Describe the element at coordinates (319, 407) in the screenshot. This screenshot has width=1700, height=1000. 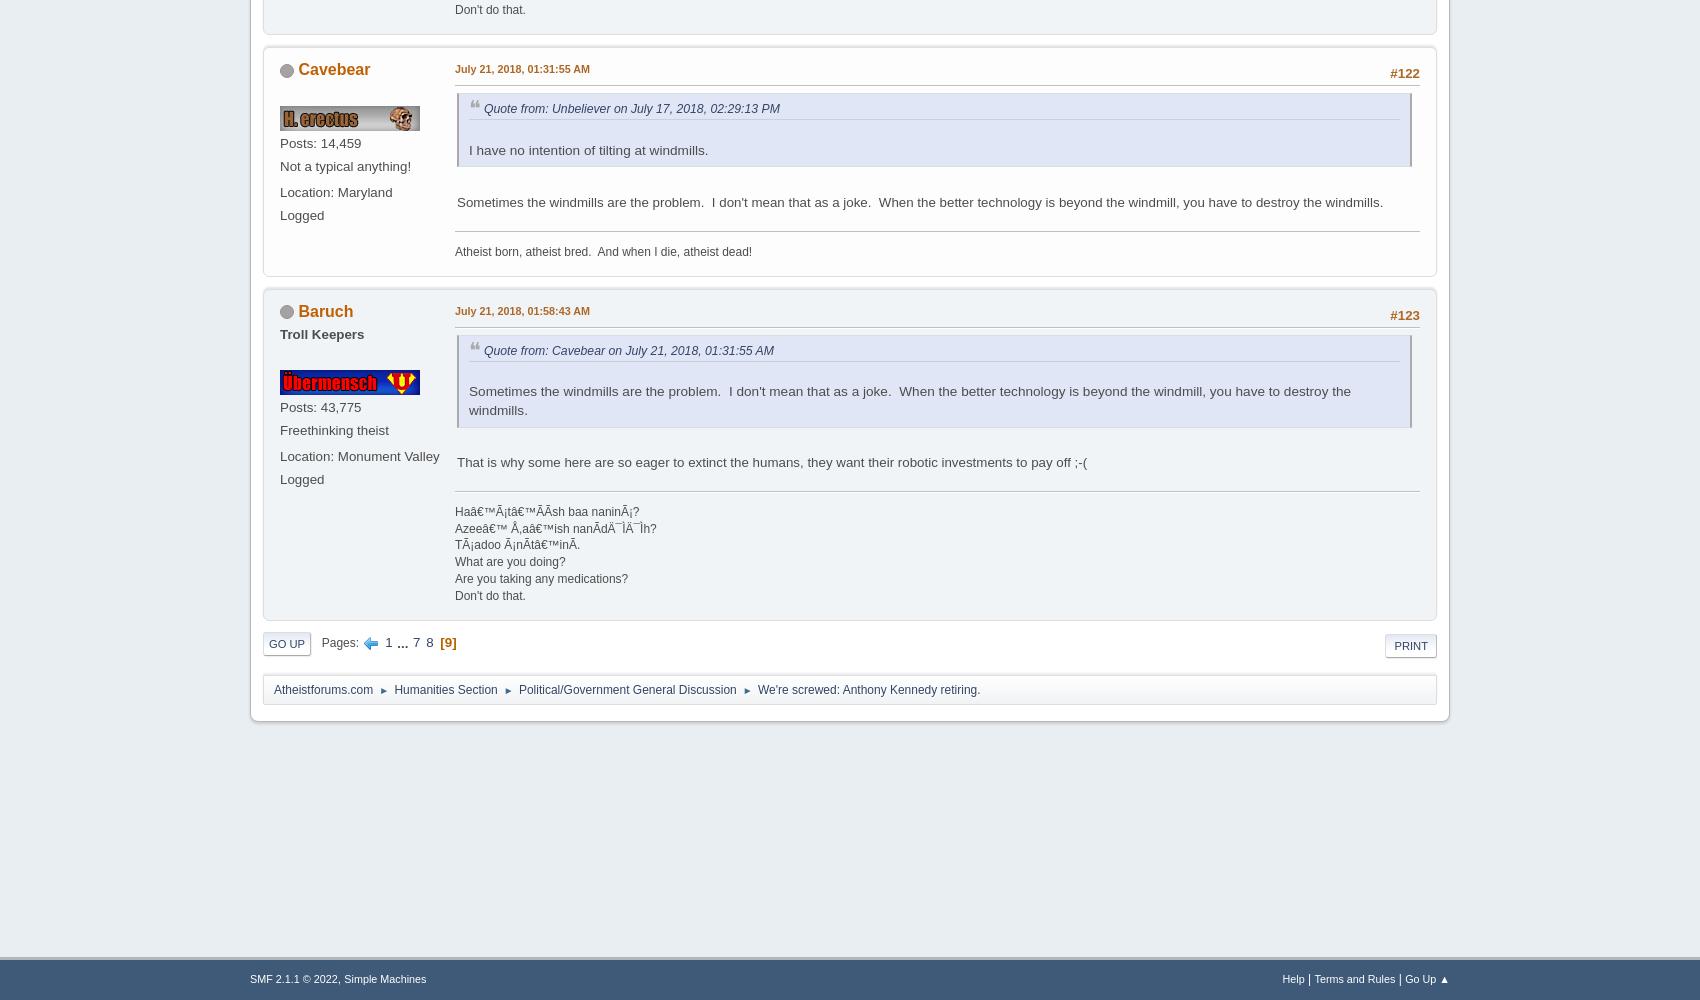
I see `'Posts: 43,775'` at that location.